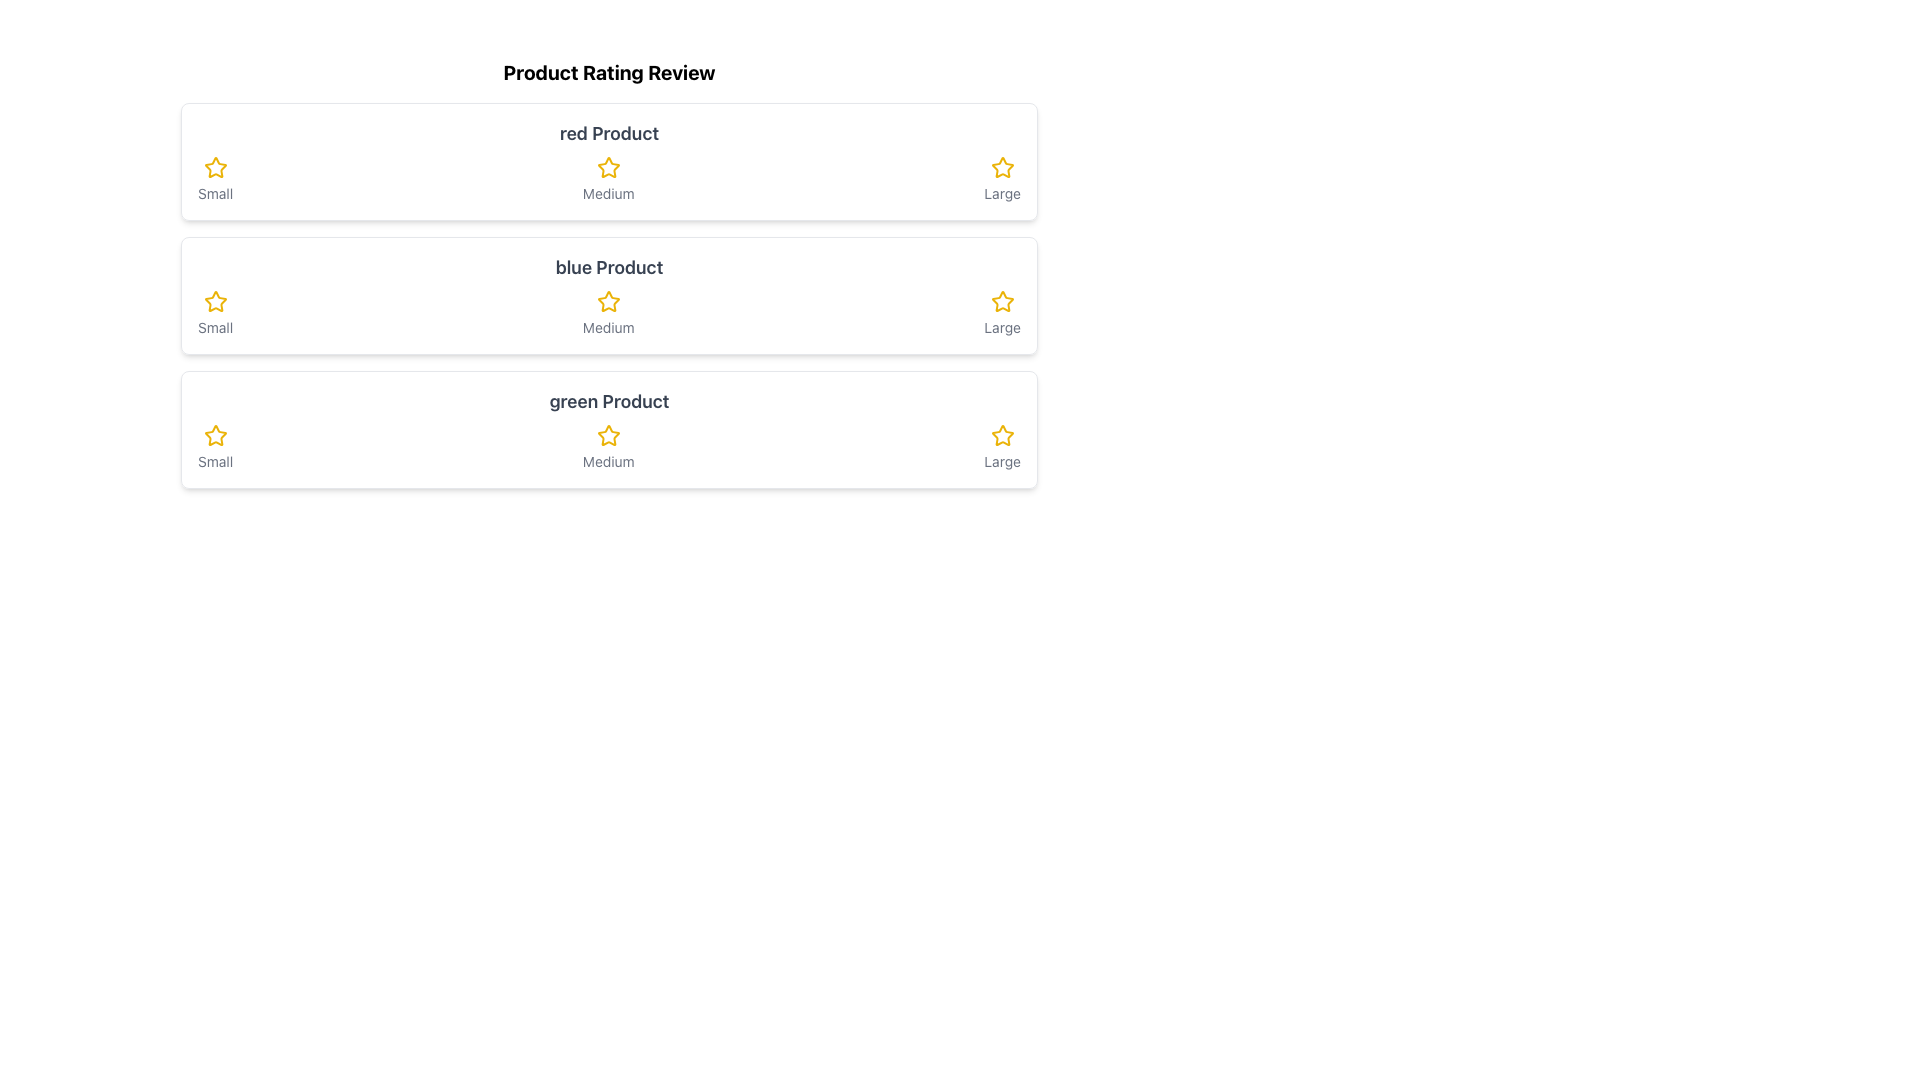 This screenshot has width=1920, height=1080. Describe the element at coordinates (607, 462) in the screenshot. I see `the text component displaying 'Medium' in light gray color, which is located centrally below a yellow star icon in the third row under the header 'green Product'` at that location.